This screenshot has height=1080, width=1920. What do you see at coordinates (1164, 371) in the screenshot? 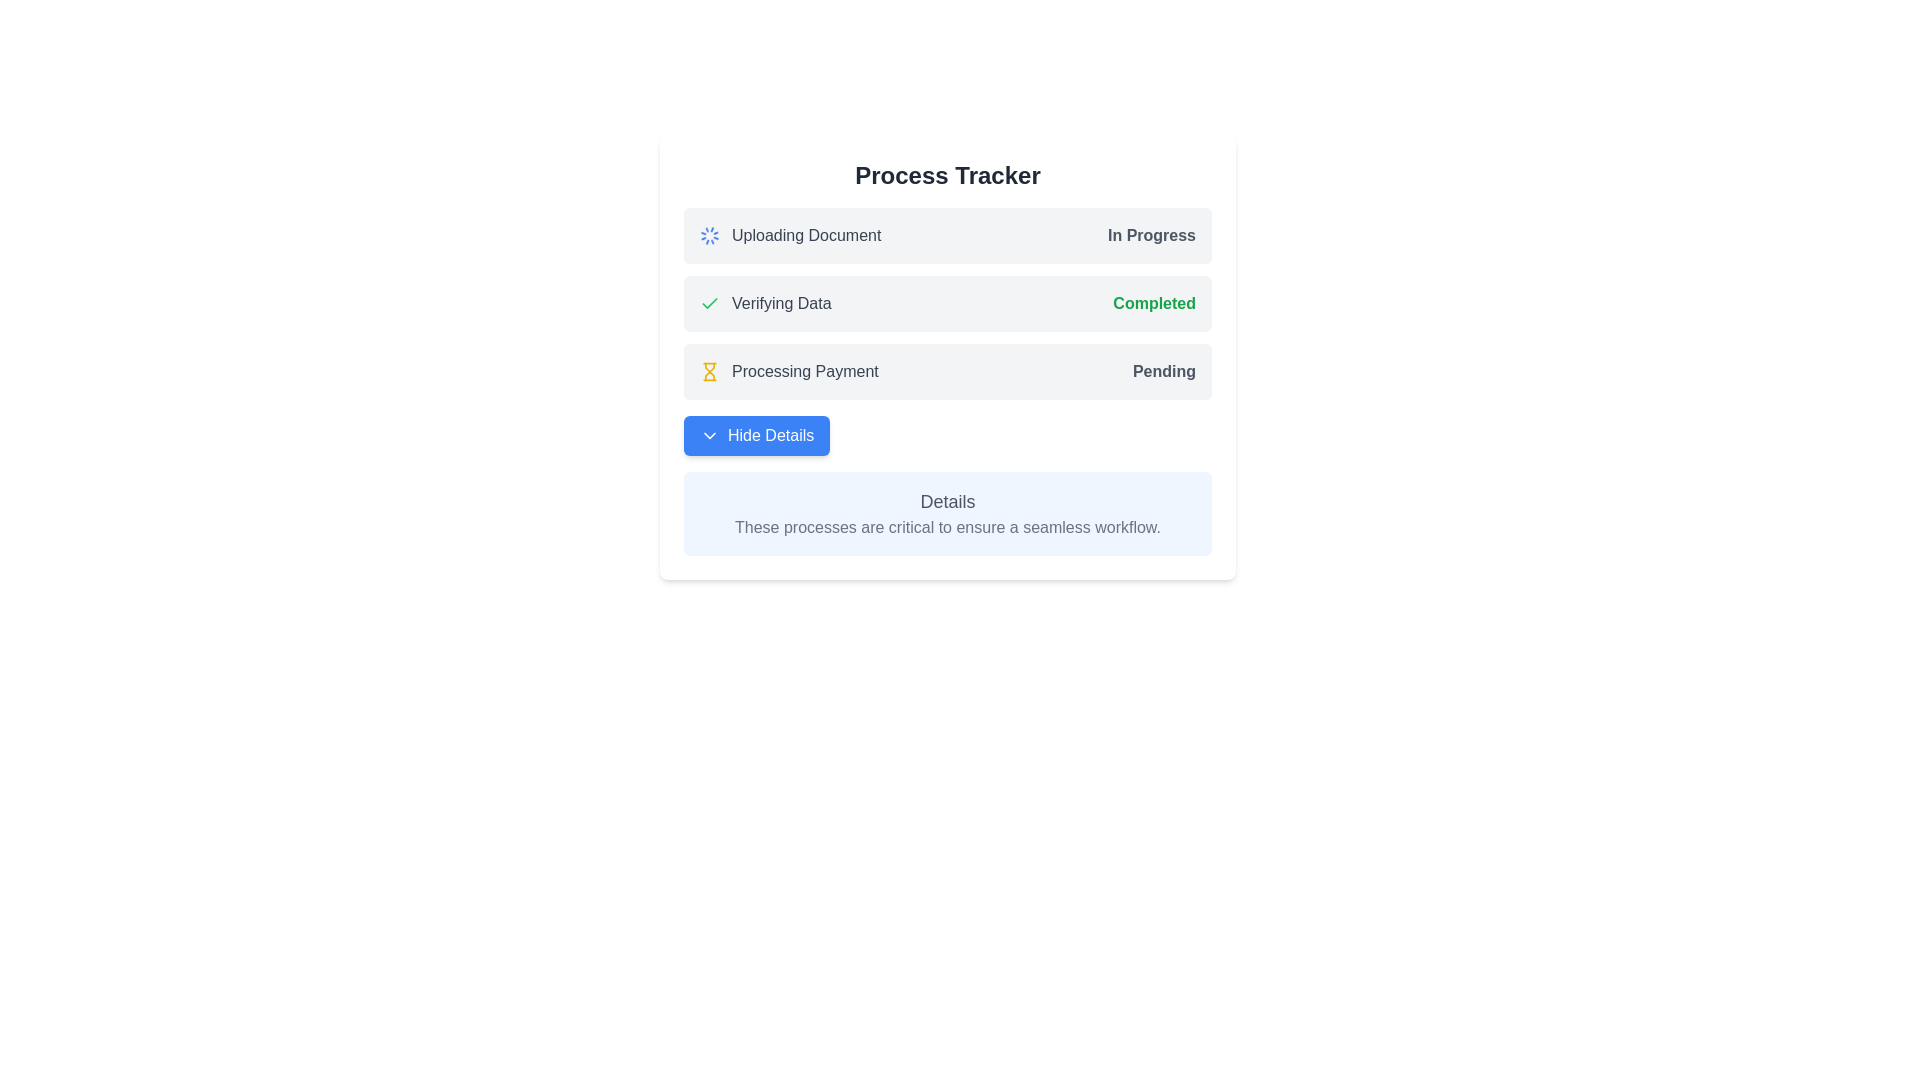
I see `the label displaying the text 'Pending'` at bounding box center [1164, 371].